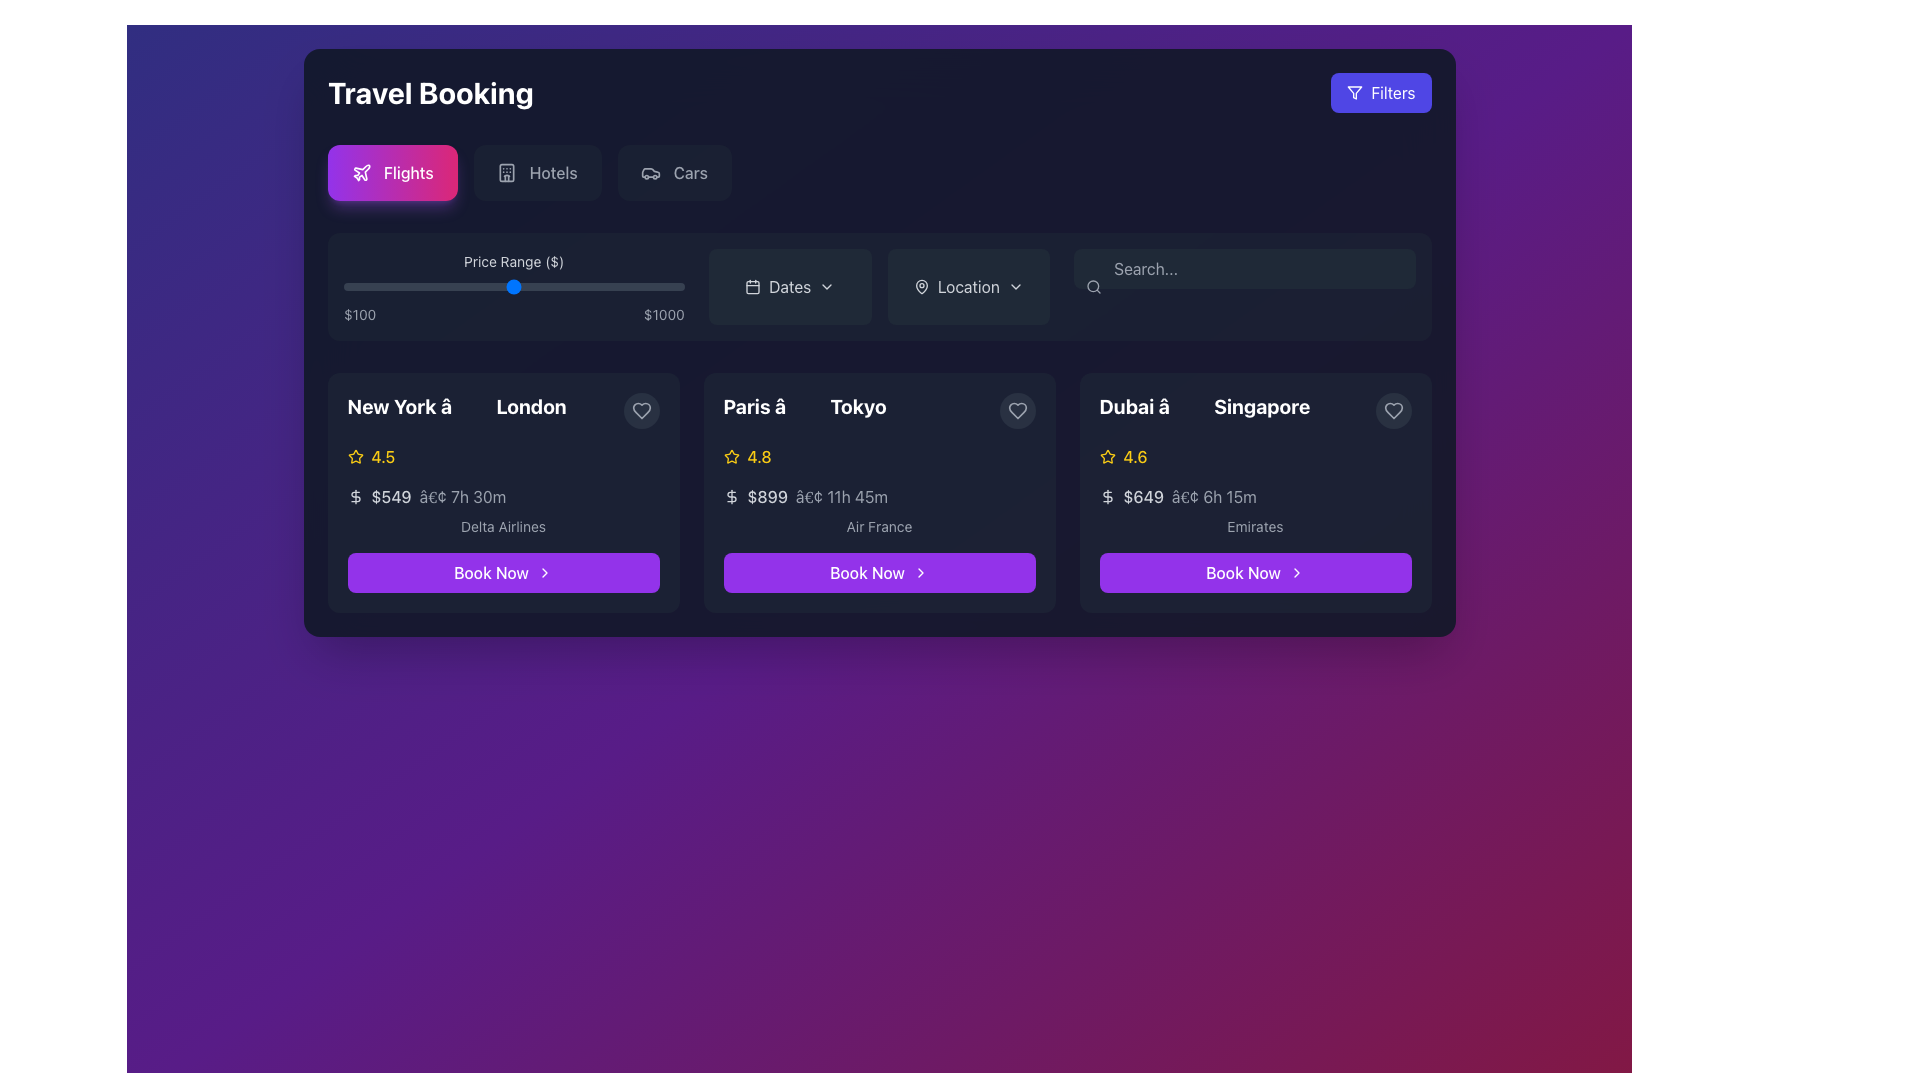  Describe the element at coordinates (879, 410) in the screenshot. I see `the label displaying the travel route 'Paris → Tokyo', which is styled in bold white font on a dark background, located near the top of the information card for flights` at that location.